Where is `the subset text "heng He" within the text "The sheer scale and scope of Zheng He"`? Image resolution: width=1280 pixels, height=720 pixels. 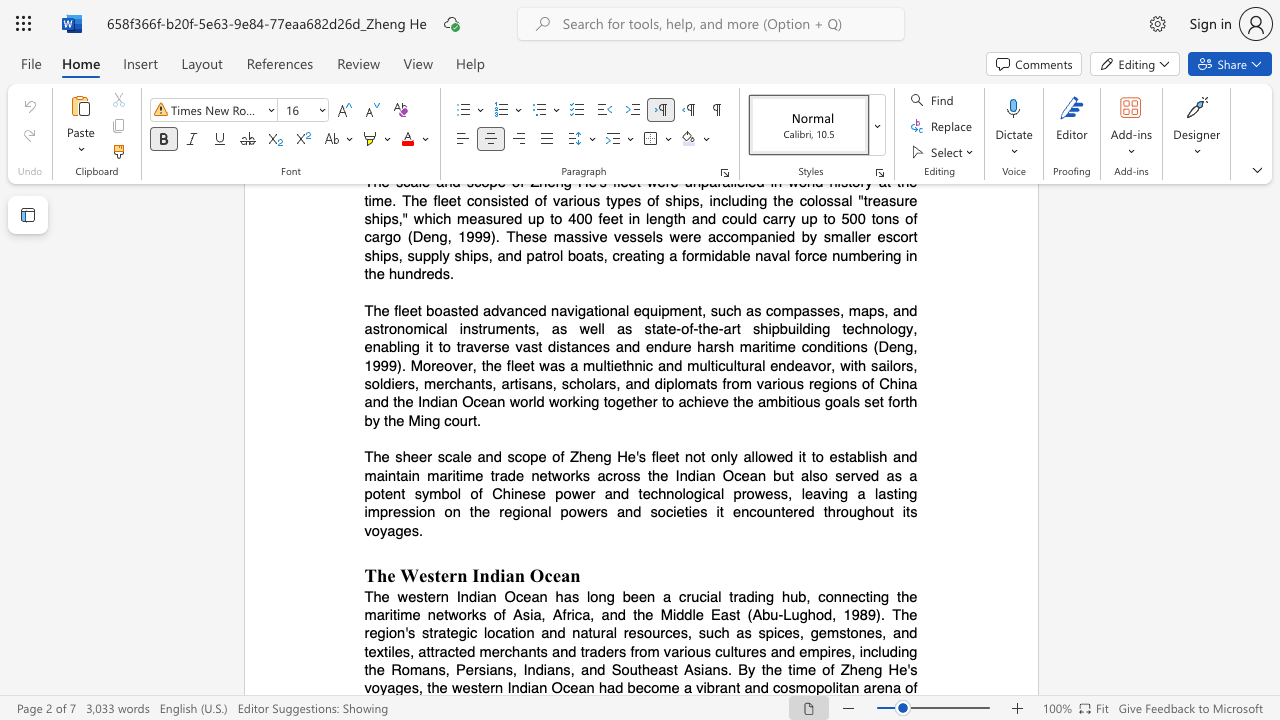 the subset text "heng He" within the text "The sheer scale and scope of Zheng He" is located at coordinates (577, 457).